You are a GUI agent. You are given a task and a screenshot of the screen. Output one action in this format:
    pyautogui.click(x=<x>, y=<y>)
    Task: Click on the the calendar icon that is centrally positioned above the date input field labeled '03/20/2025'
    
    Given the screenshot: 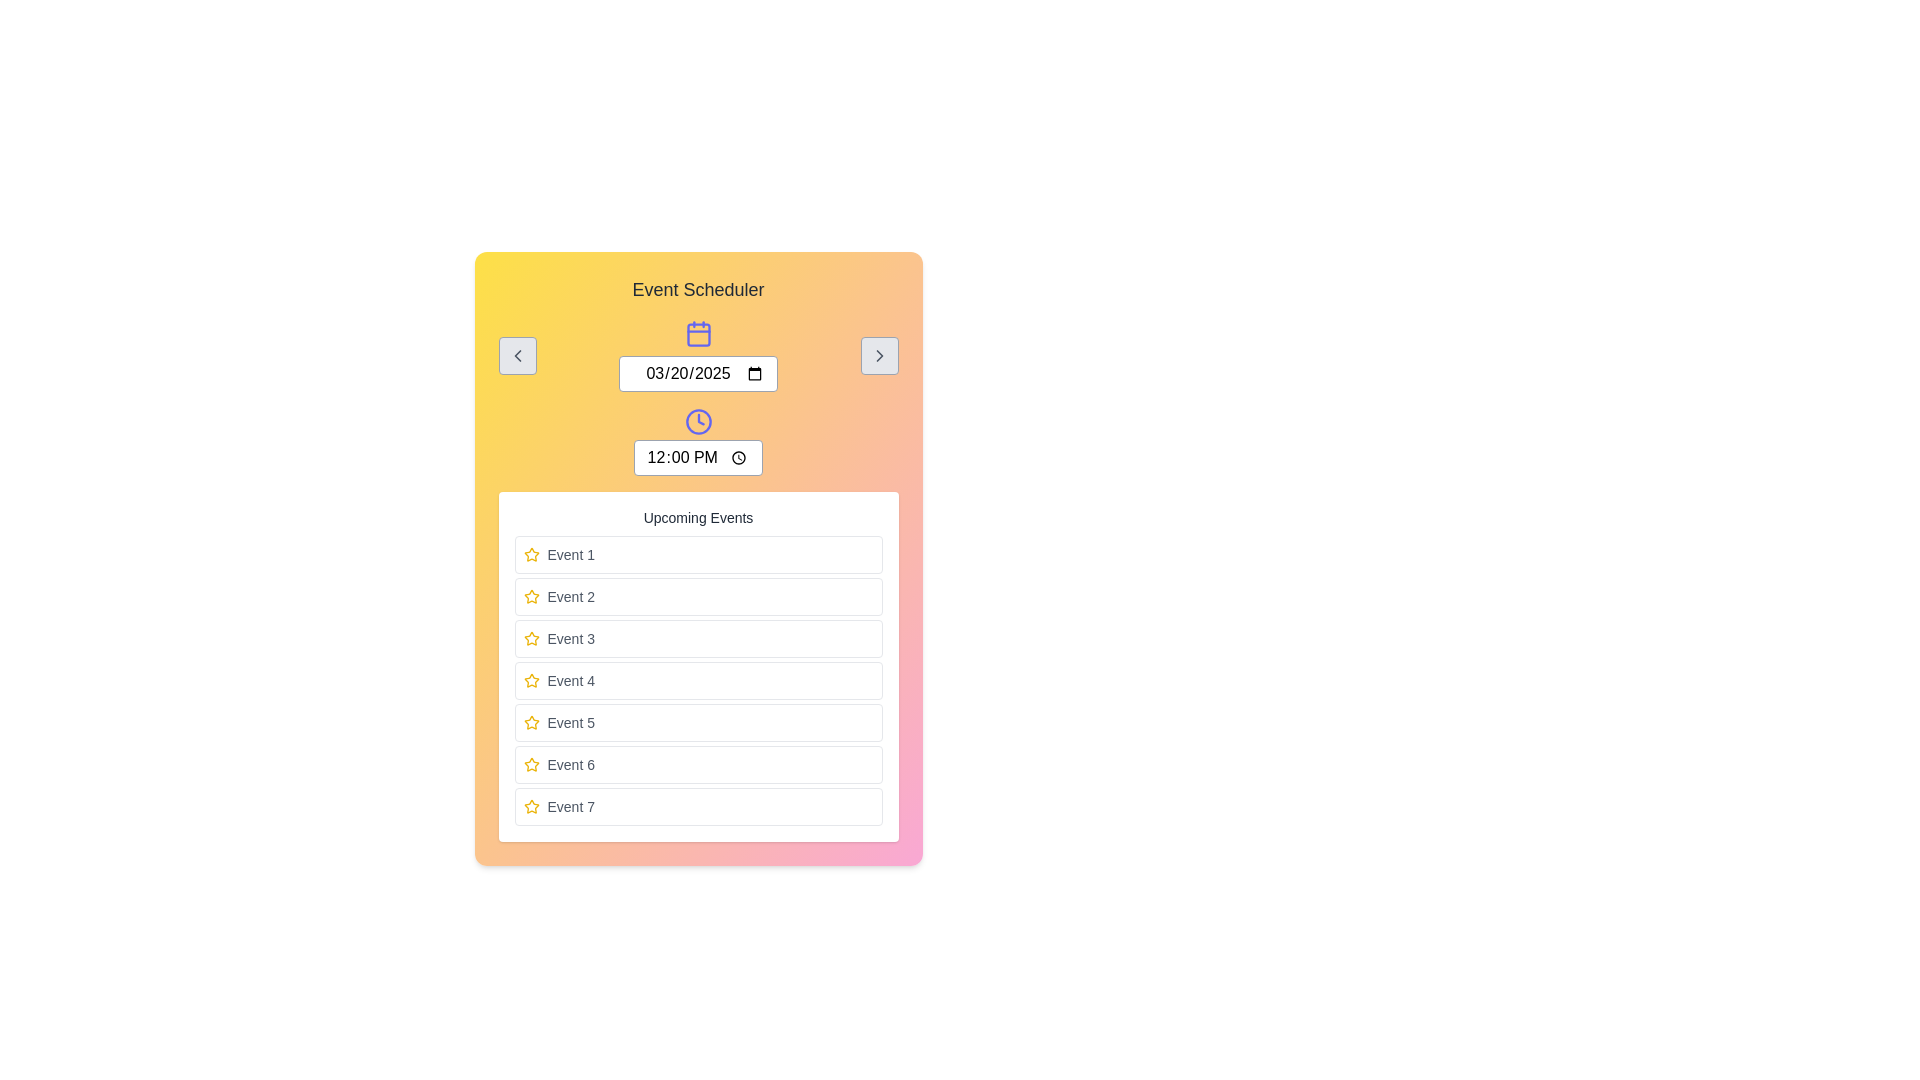 What is the action you would take?
    pyautogui.click(x=698, y=333)
    